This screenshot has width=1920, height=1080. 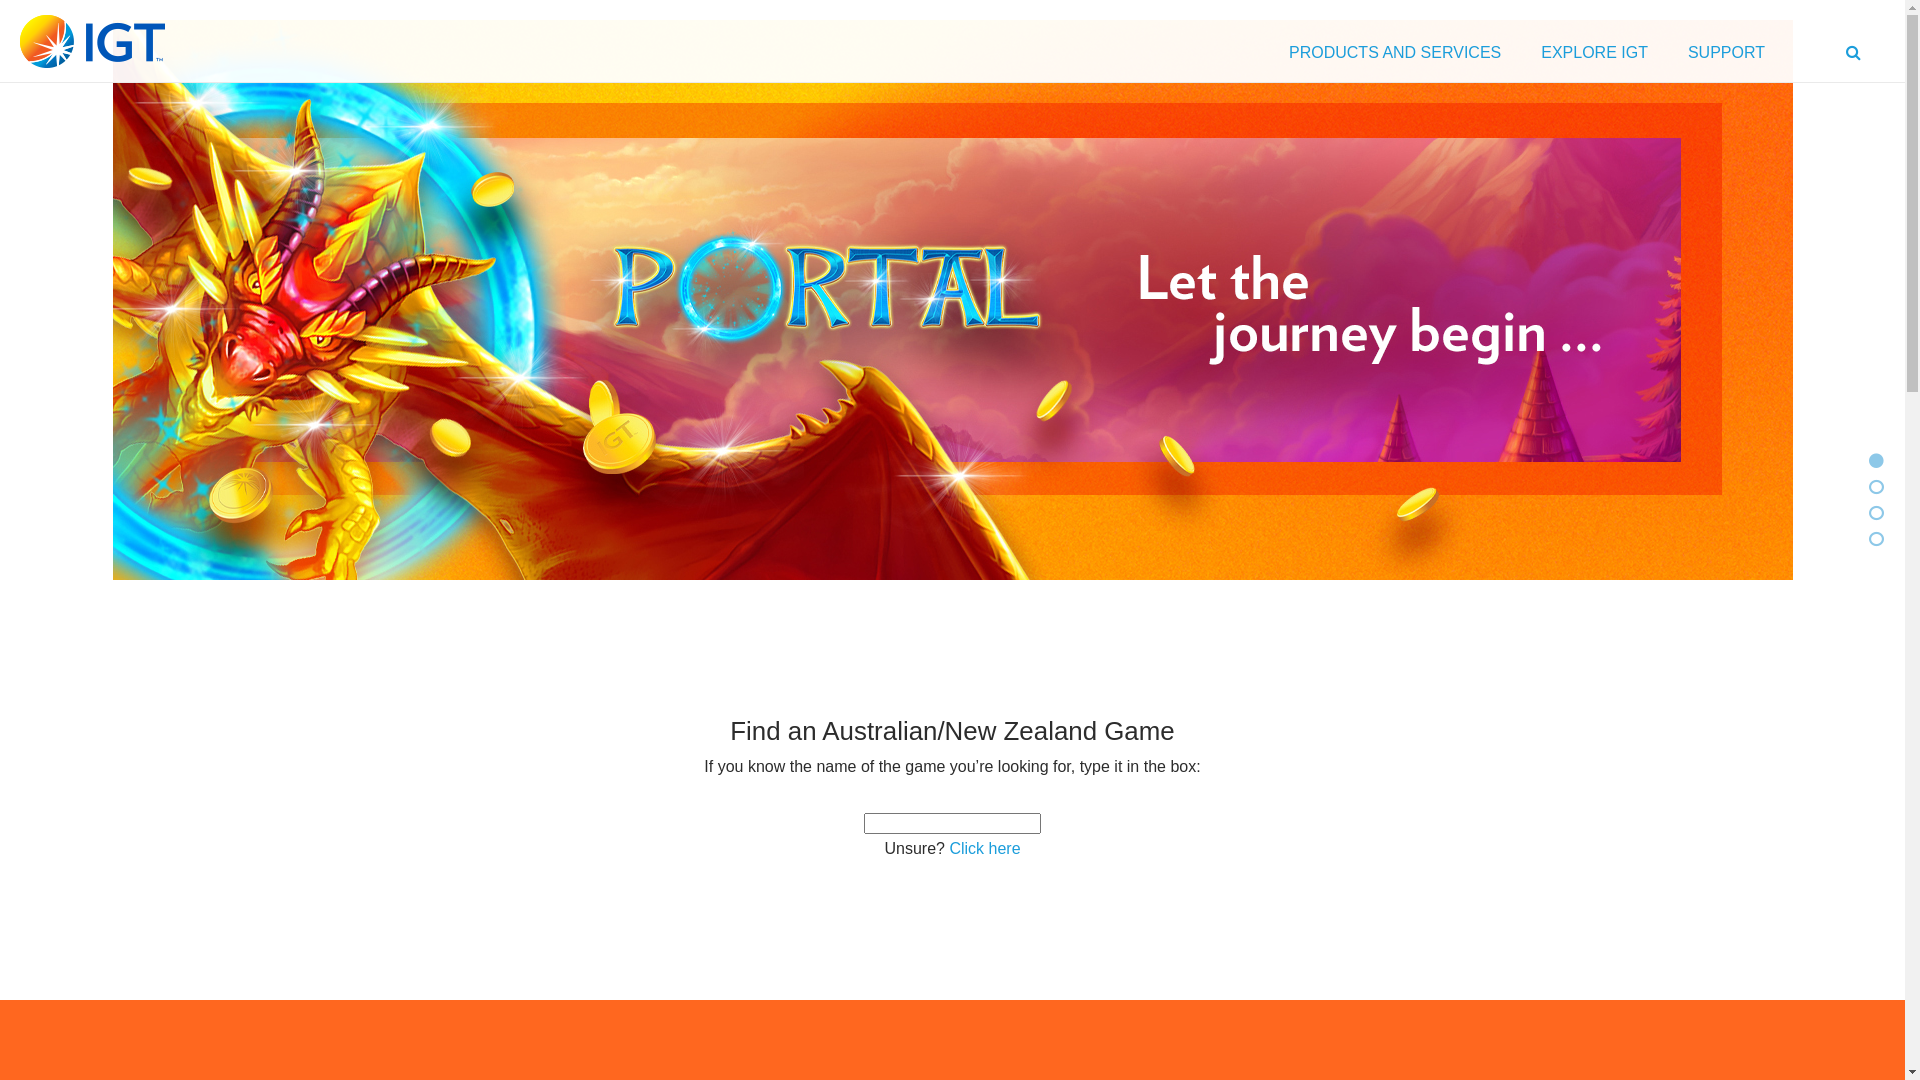 I want to click on 'IGT', so click(x=91, y=41).